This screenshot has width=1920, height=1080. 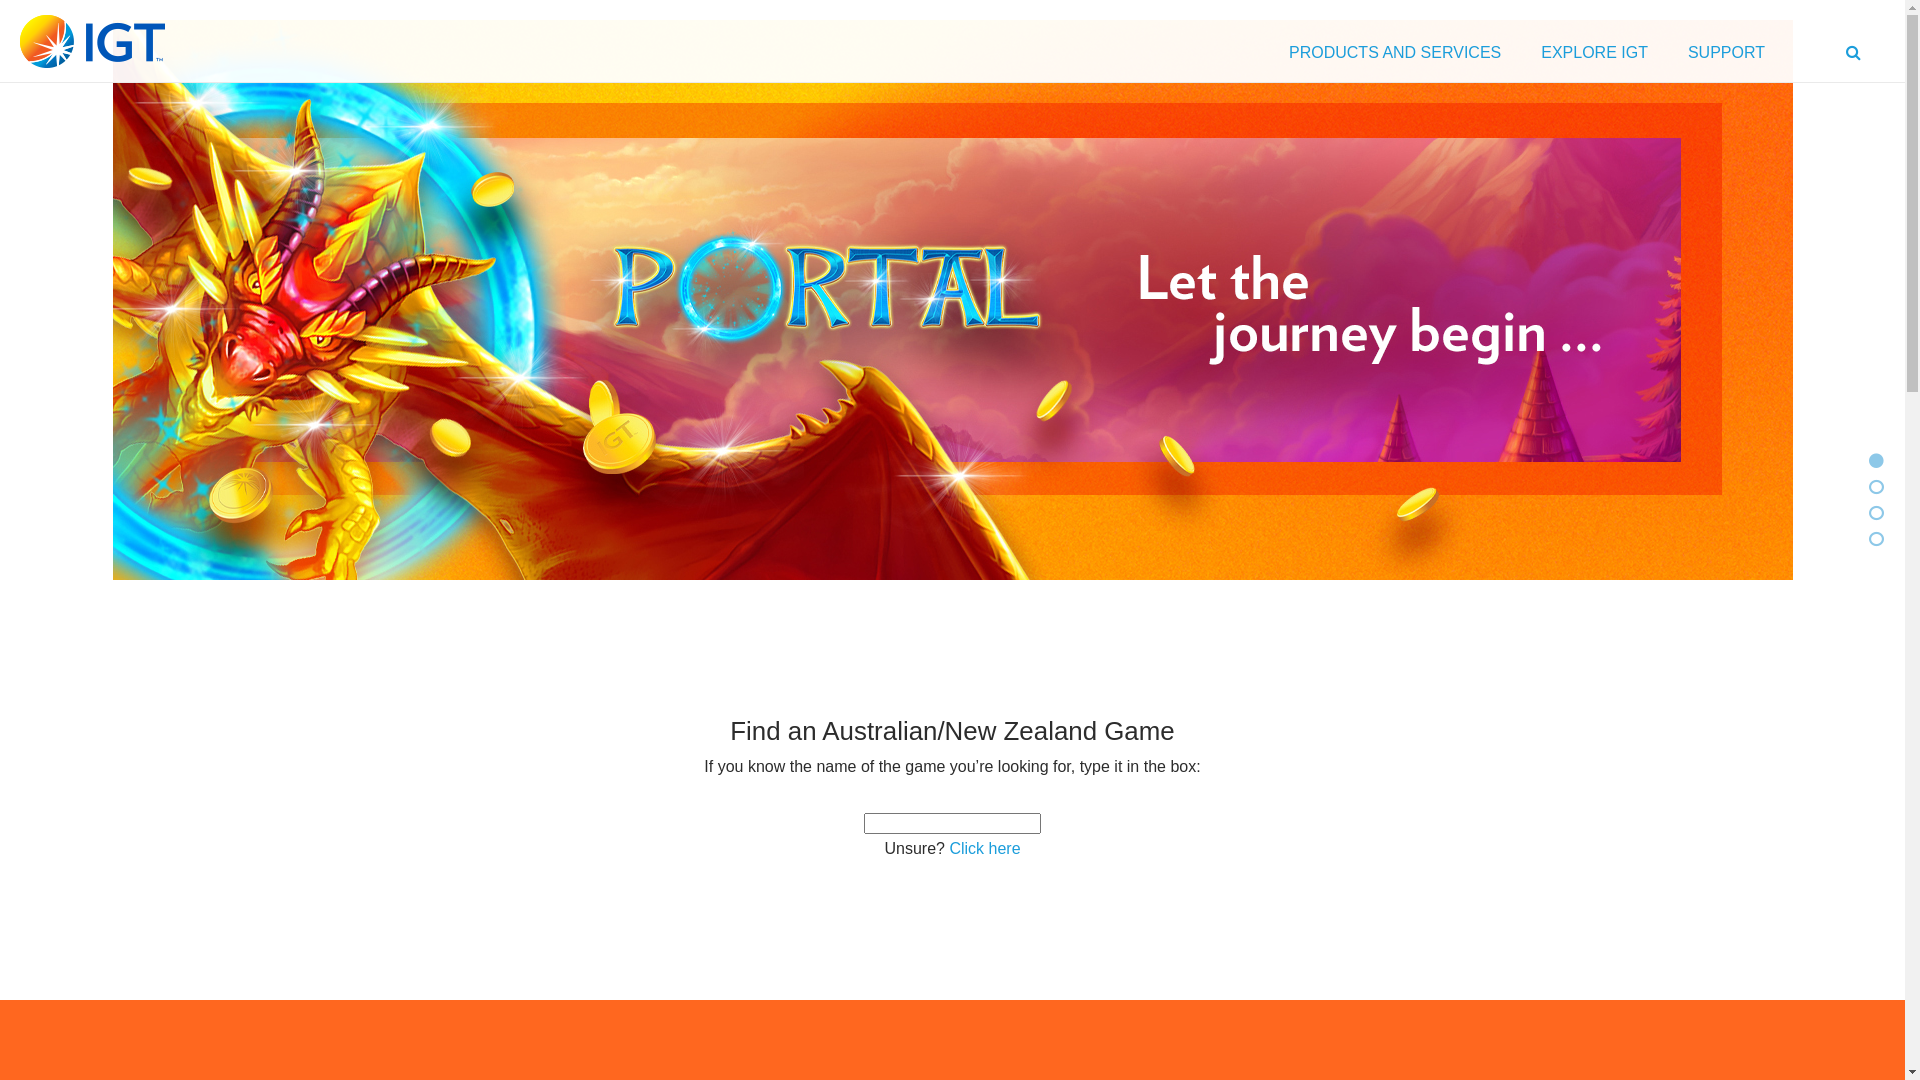 I want to click on 'IGT', so click(x=91, y=41).